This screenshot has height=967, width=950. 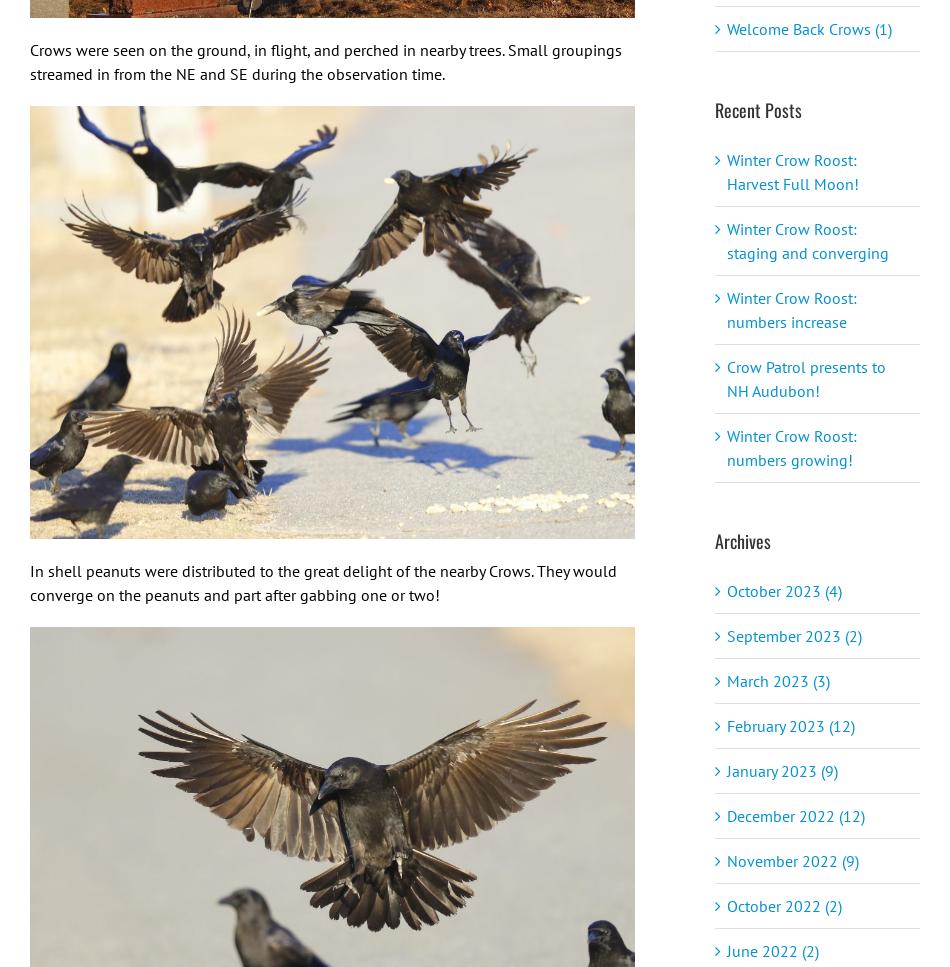 I want to click on 'In shell peanuts were distributed to the great delight of the nearby Crows. They would converge on the peanuts and part after gabbing one or two!', so click(x=322, y=581).